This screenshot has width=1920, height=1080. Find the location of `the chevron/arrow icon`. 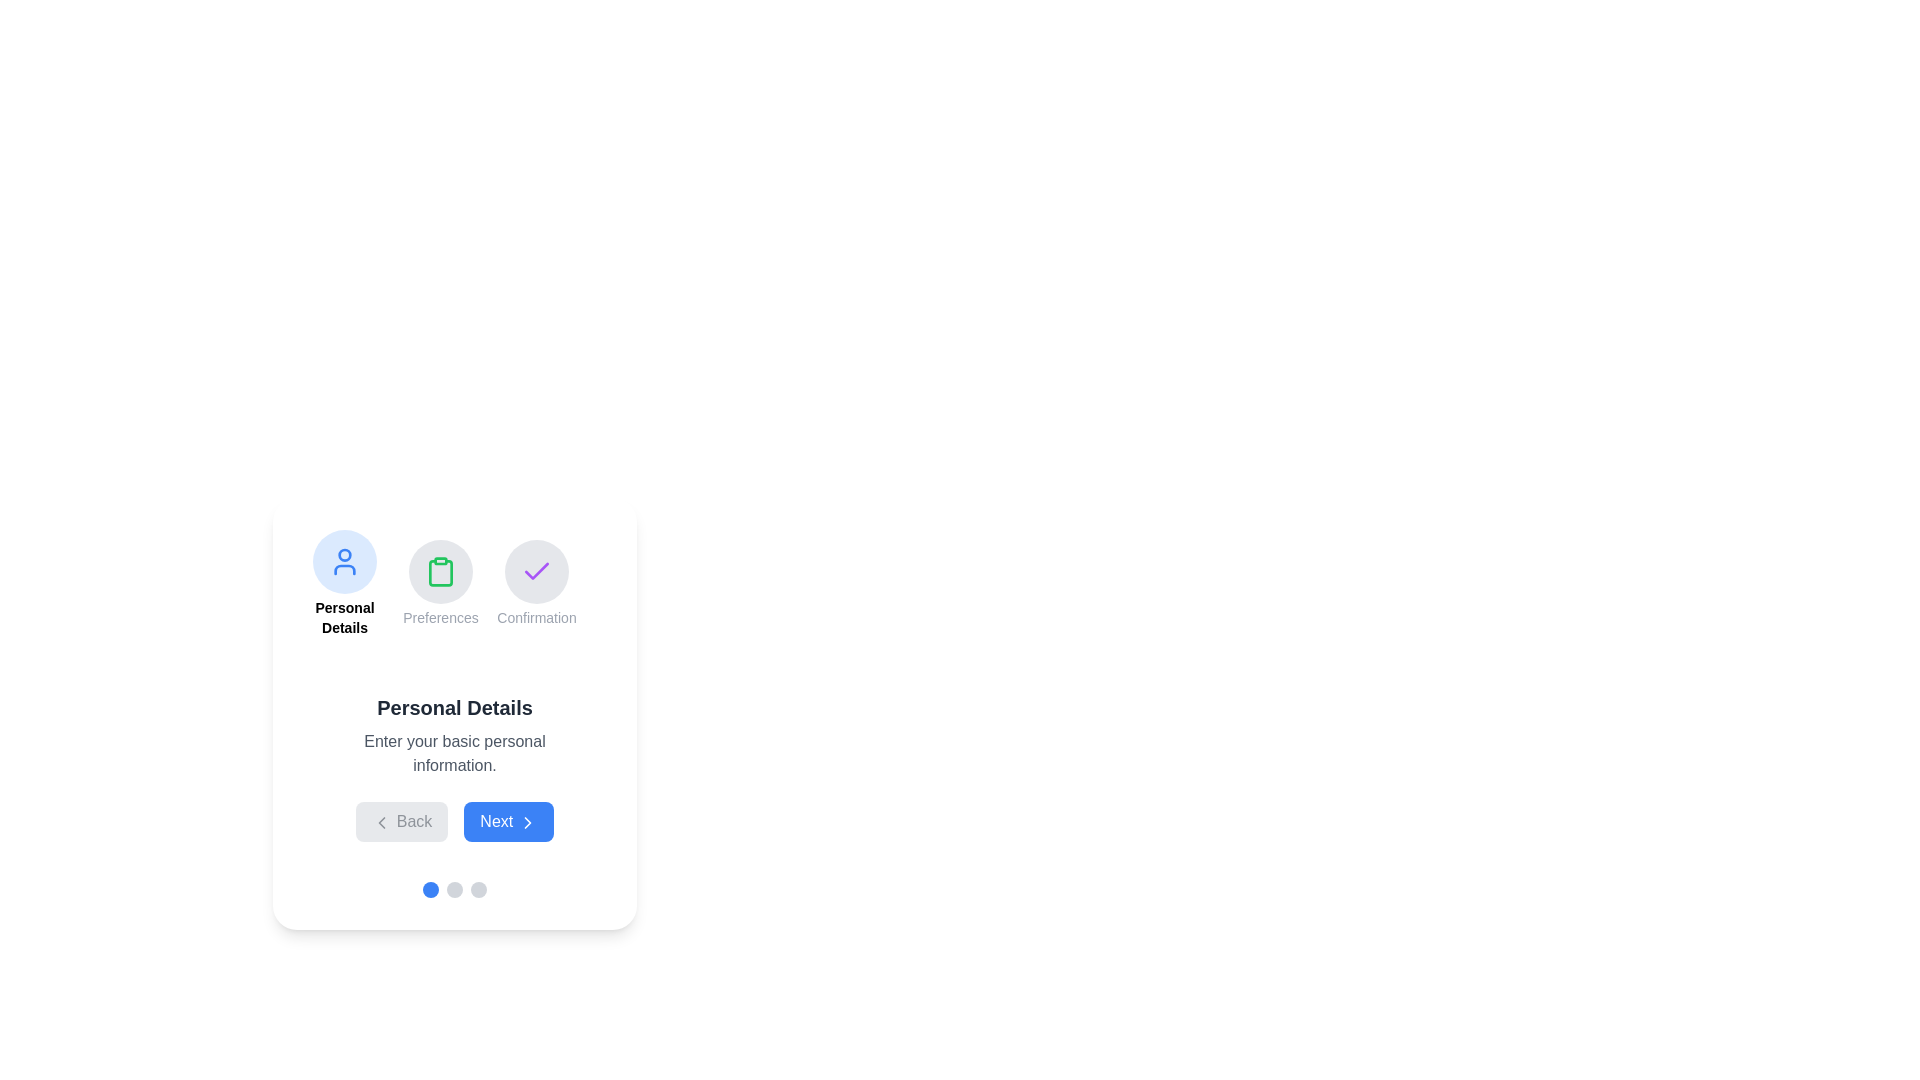

the chevron/arrow icon is located at coordinates (527, 822).